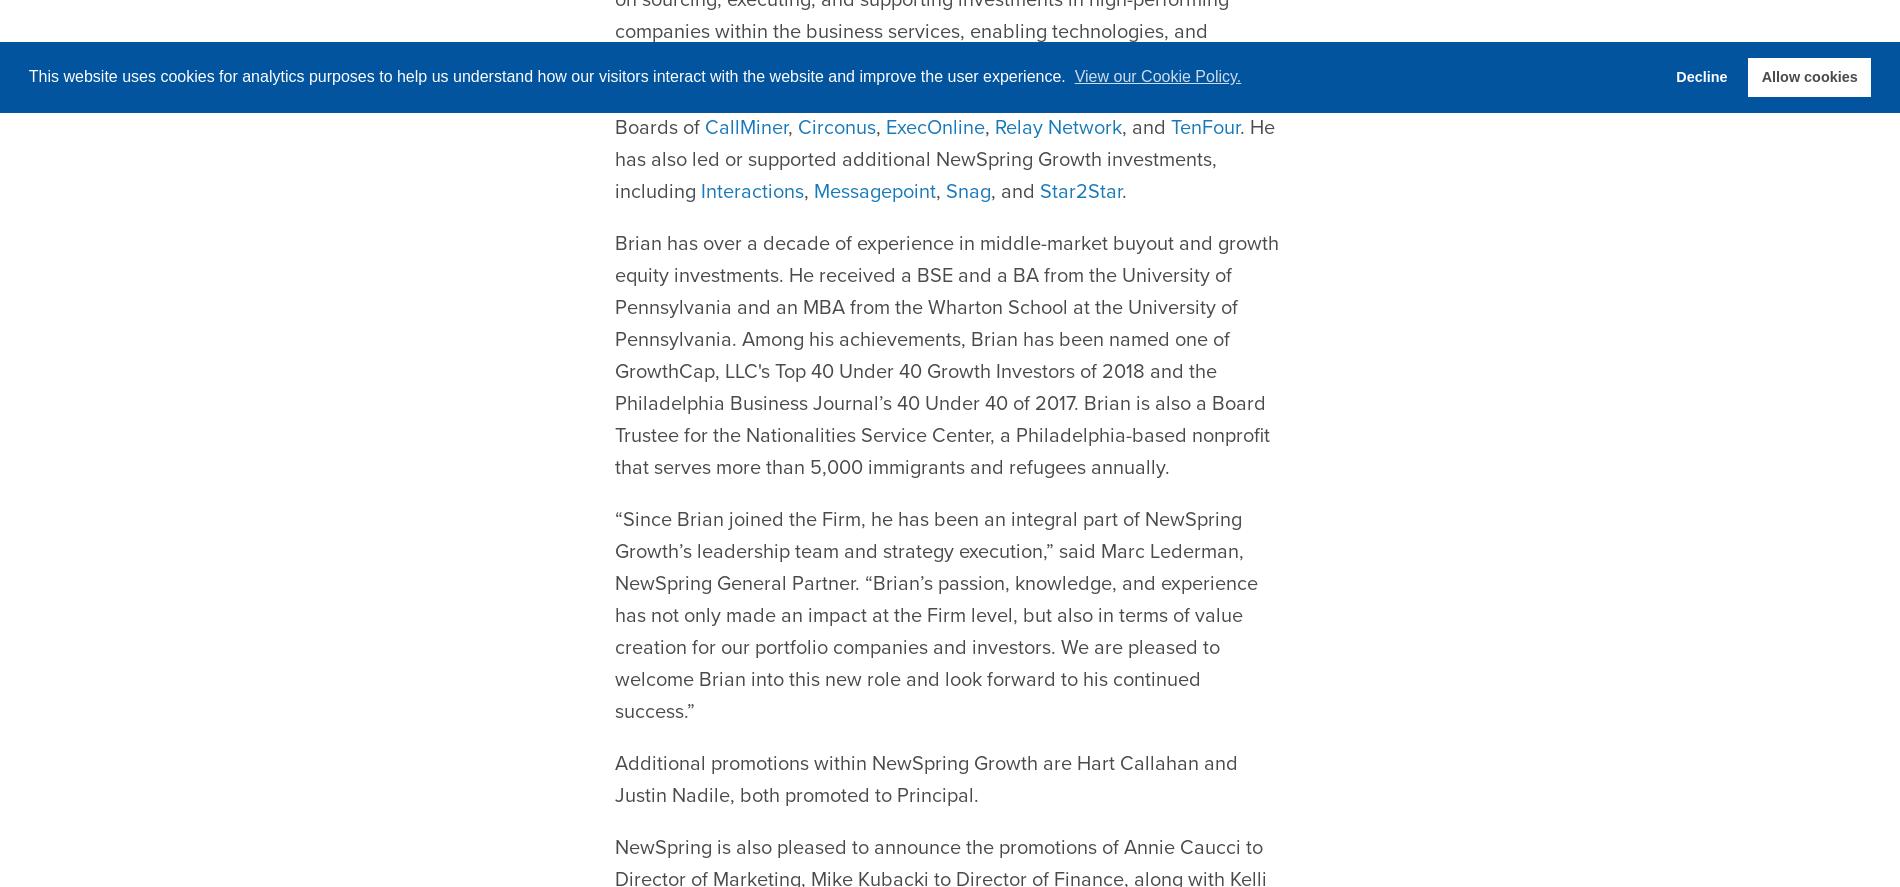 The height and width of the screenshot is (887, 1900). What do you see at coordinates (1807, 75) in the screenshot?
I see `'Allow cookies'` at bounding box center [1807, 75].